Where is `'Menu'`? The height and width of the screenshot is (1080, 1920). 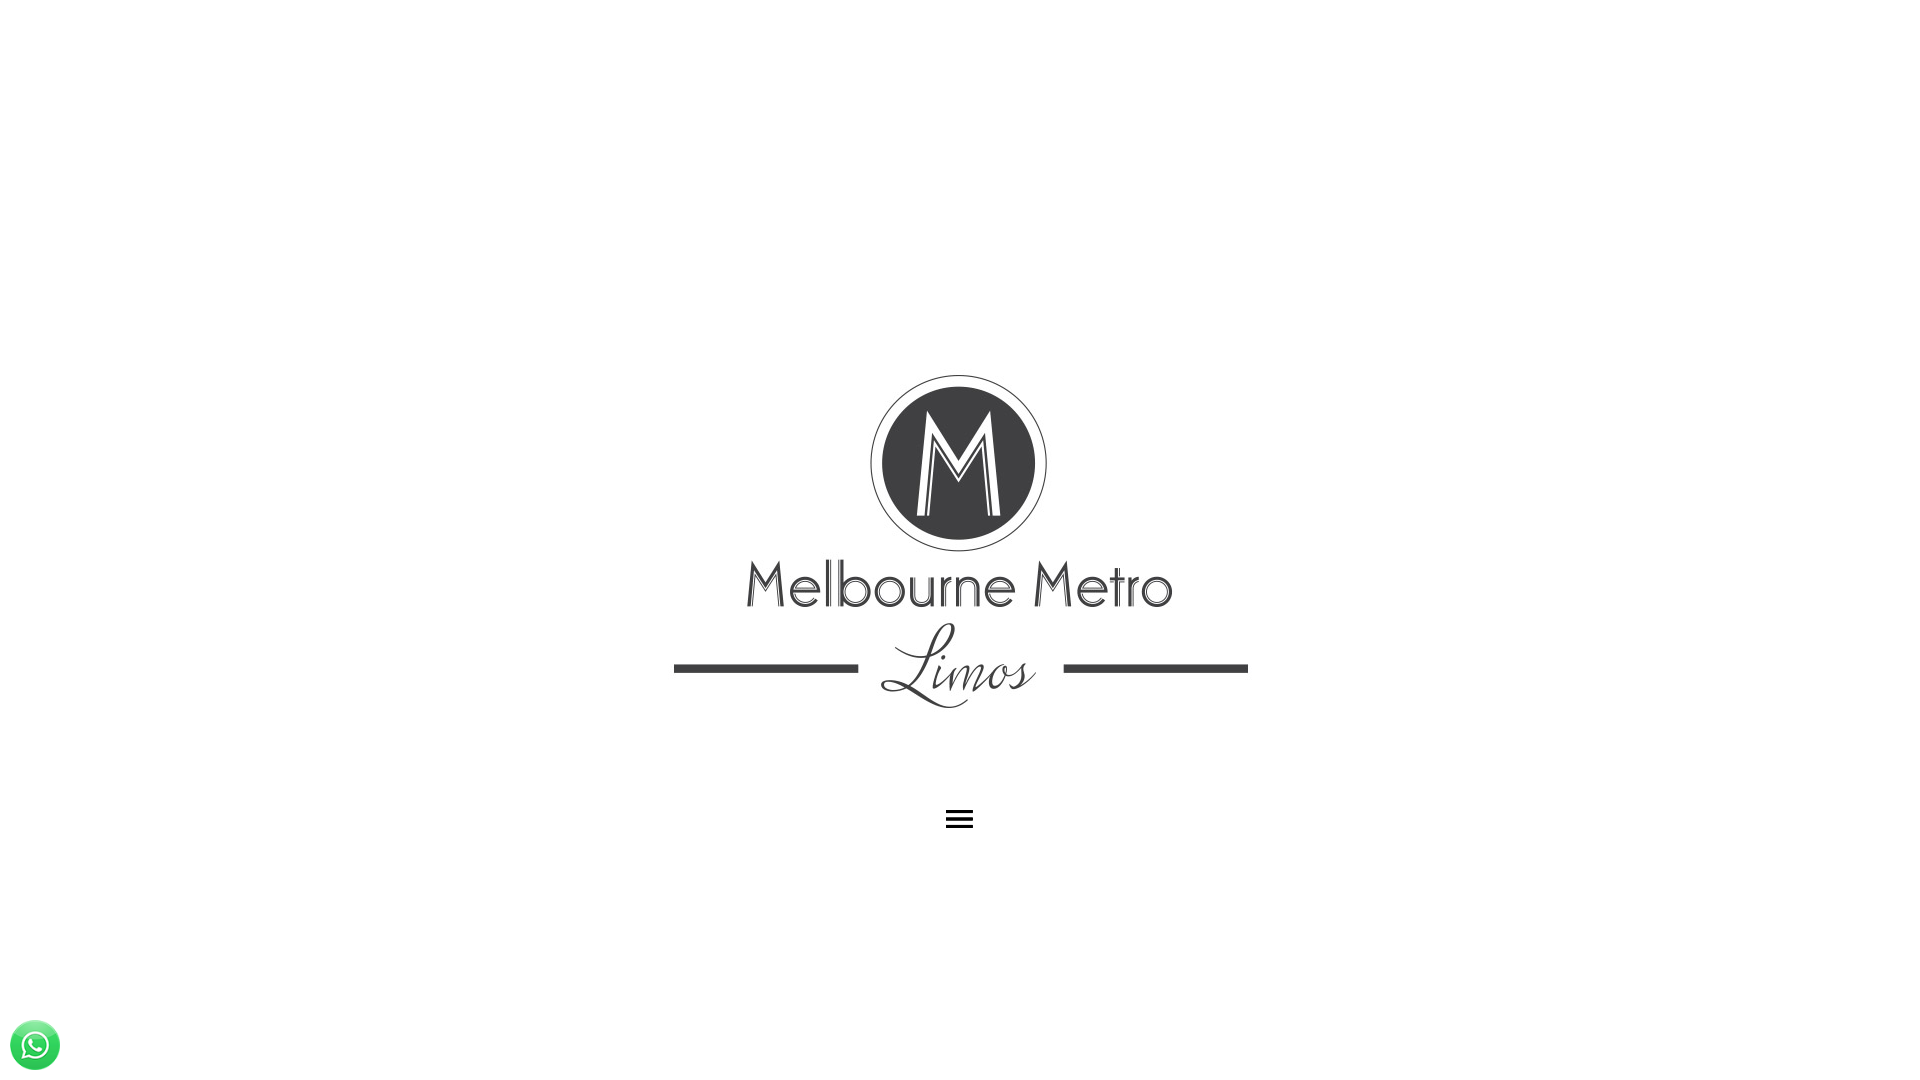 'Menu' is located at coordinates (960, 818).